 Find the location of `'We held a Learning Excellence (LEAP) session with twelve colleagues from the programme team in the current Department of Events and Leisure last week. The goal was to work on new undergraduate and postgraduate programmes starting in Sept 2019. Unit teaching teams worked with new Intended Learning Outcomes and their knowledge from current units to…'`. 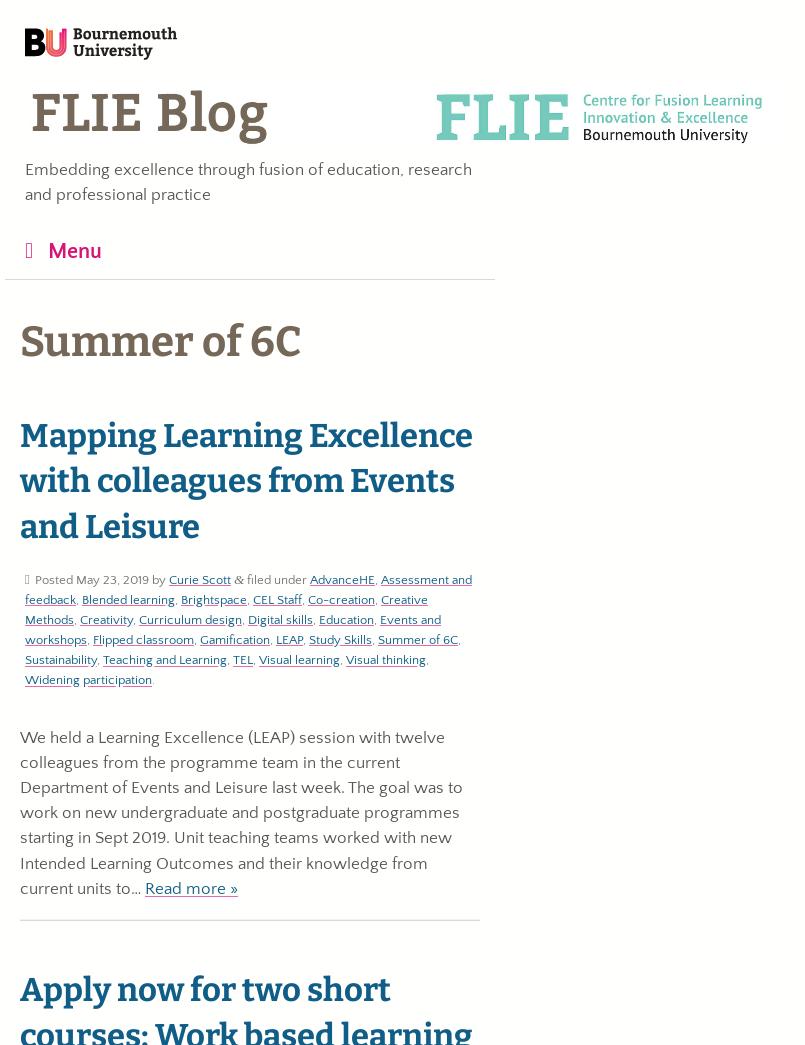

'We held a Learning Excellence (LEAP) session with twelve colleagues from the programme team in the current Department of Events and Leisure last week. The goal was to work on new undergraduate and postgraduate programmes starting in Sept 2019. Unit teaching teams worked with new Intended Learning Outcomes and their knowledge from current units to…' is located at coordinates (241, 812).